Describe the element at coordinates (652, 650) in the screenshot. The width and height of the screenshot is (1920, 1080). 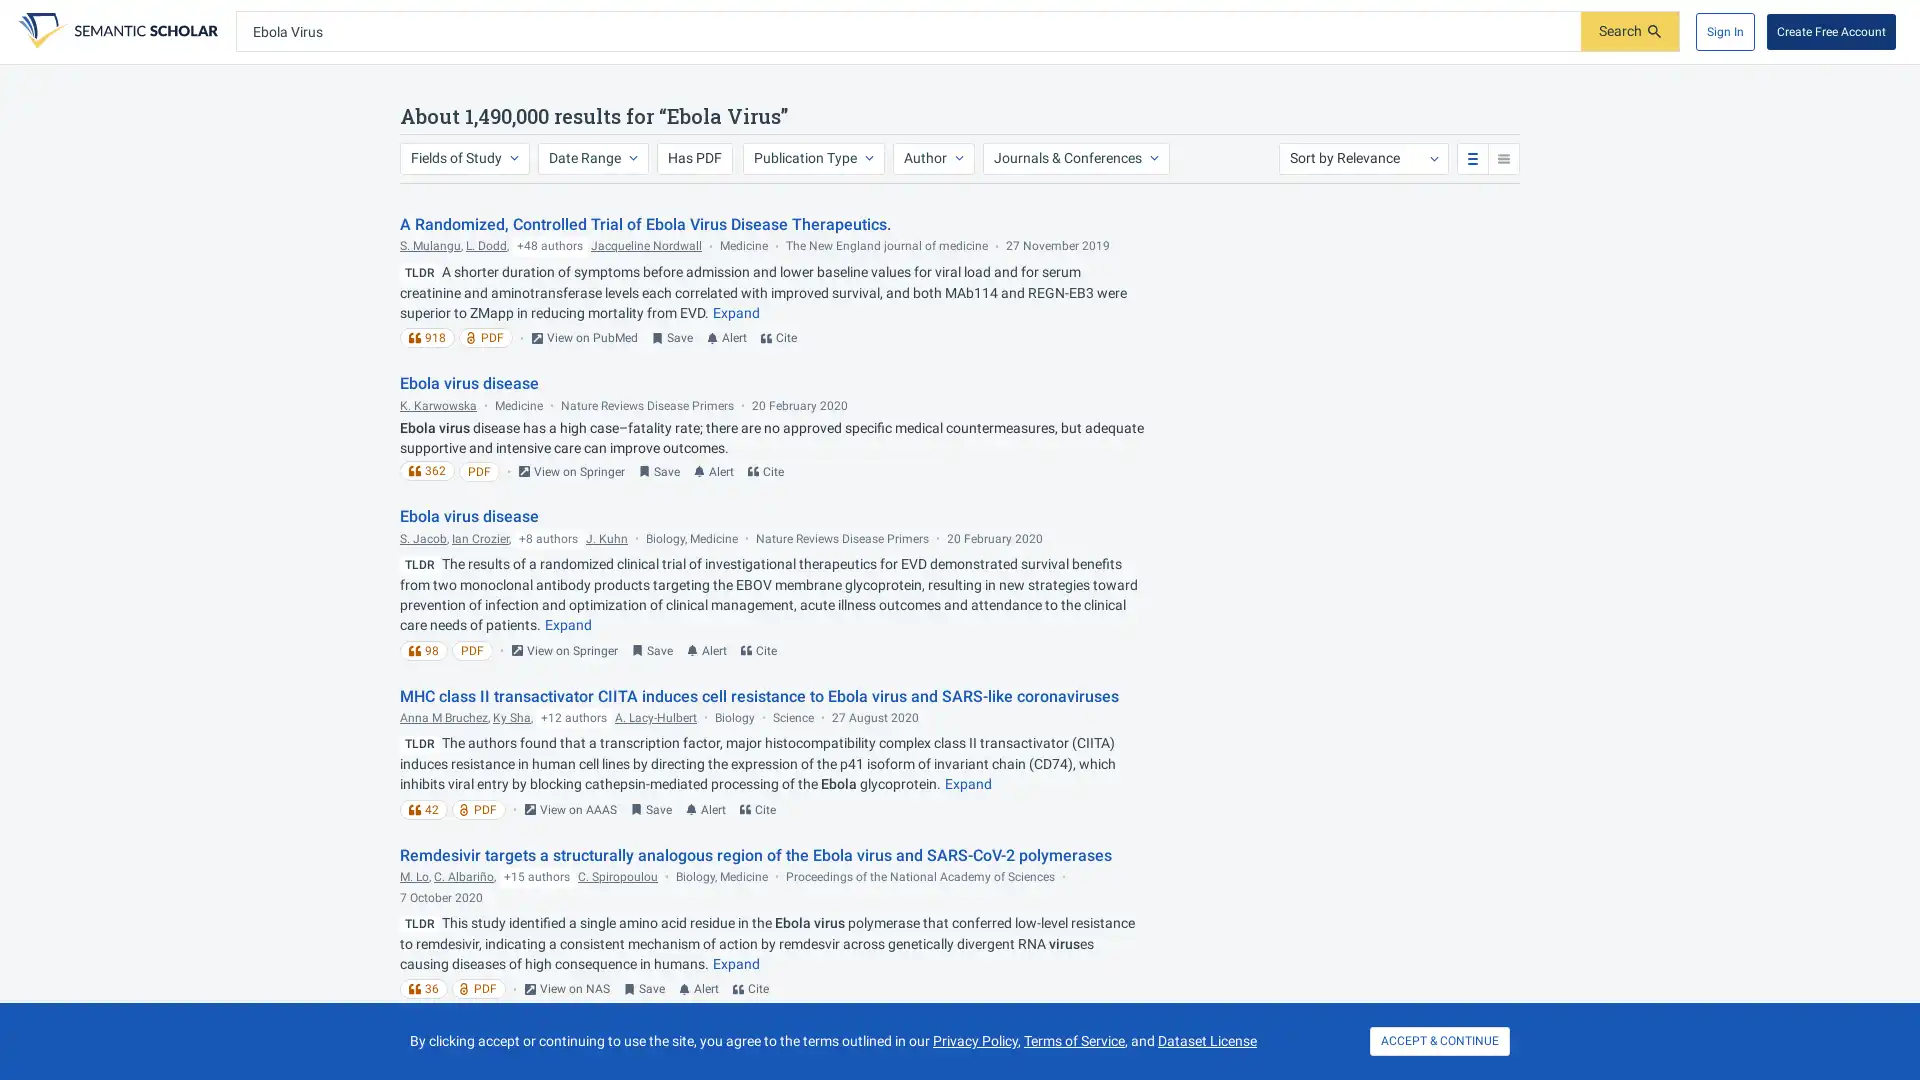
I see `Save to Library` at that location.